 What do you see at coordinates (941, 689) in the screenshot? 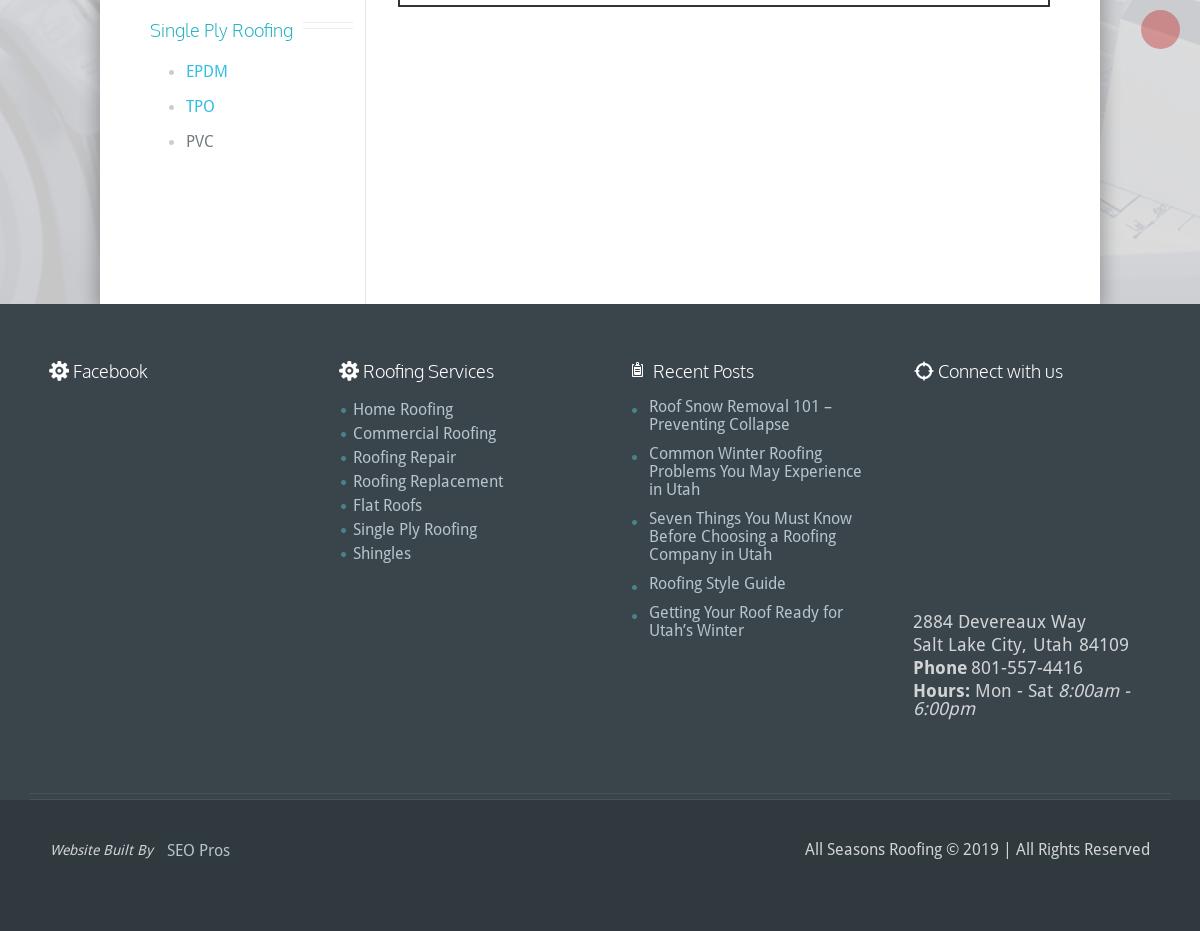
I see `'Hours:'` at bounding box center [941, 689].